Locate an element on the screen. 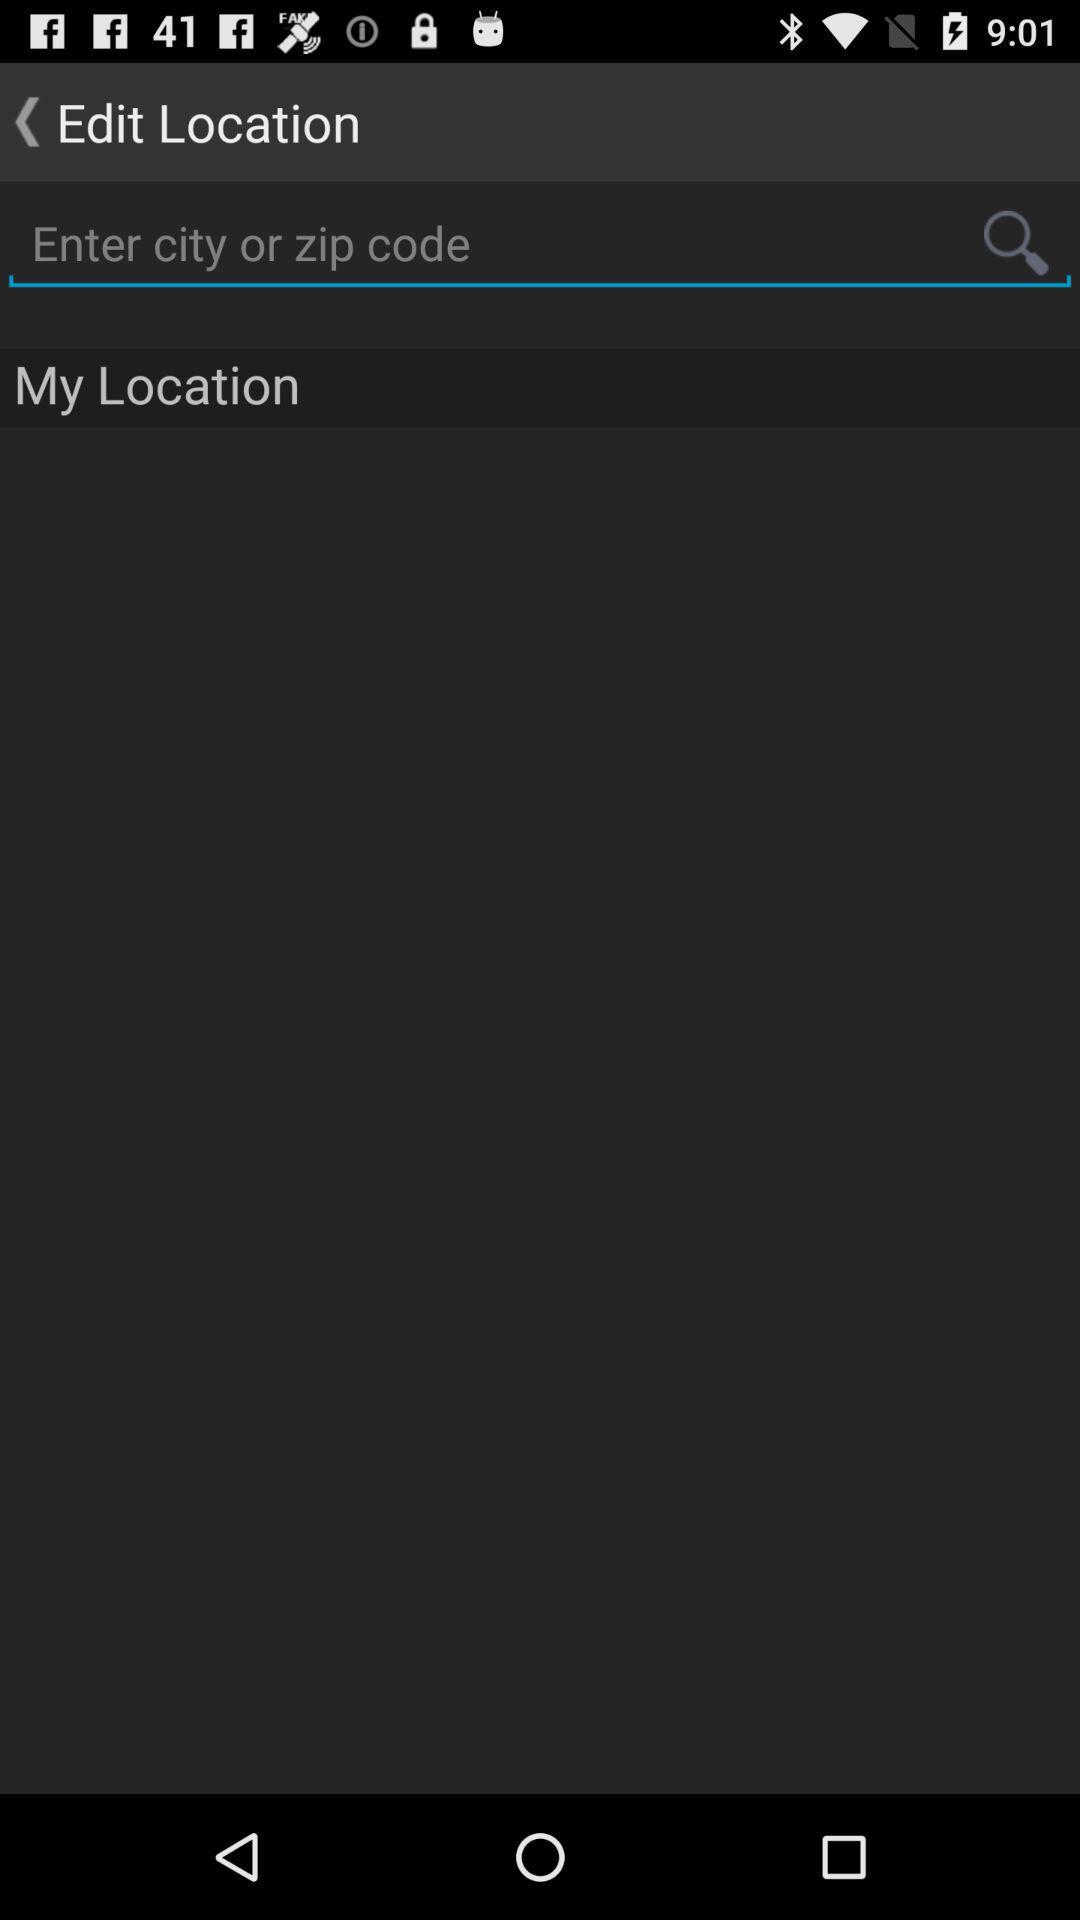  information box is located at coordinates (540, 243).